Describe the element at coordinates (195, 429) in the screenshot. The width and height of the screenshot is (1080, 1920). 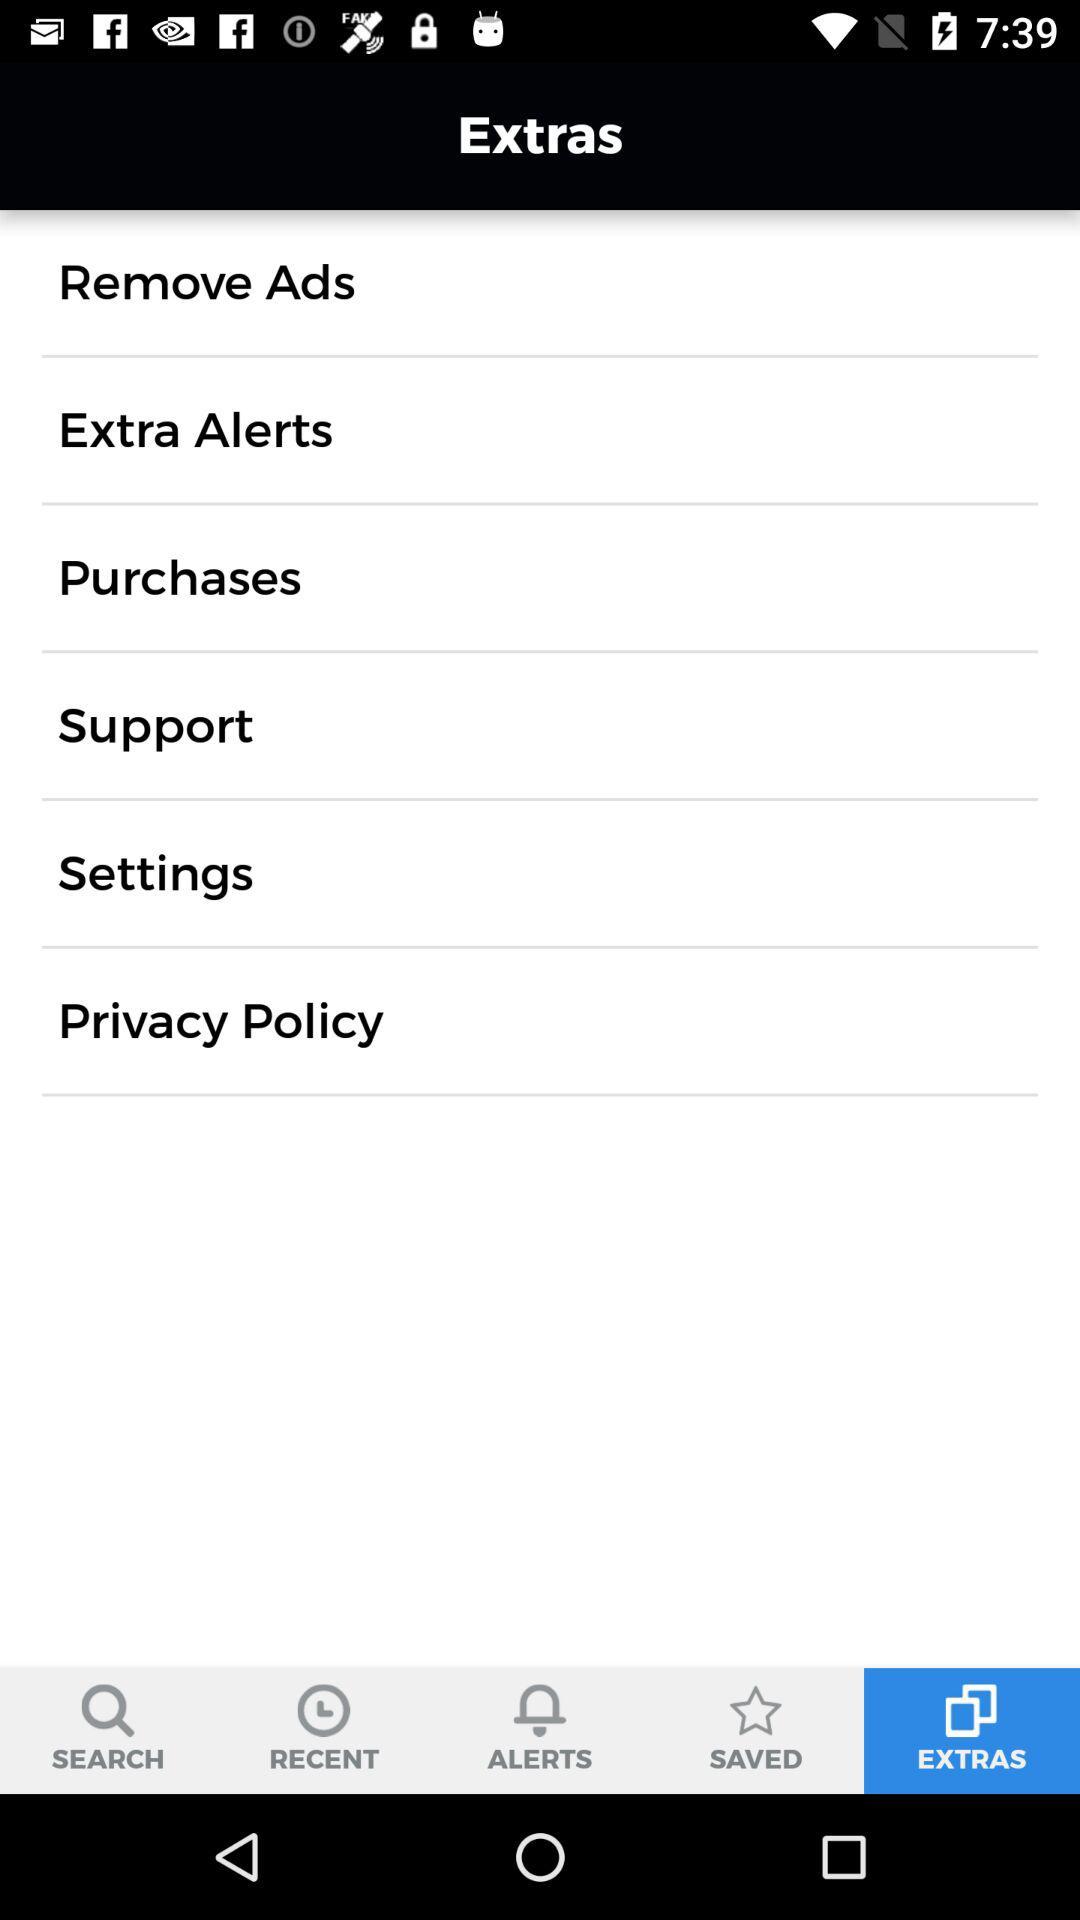
I see `the extra alerts` at that location.